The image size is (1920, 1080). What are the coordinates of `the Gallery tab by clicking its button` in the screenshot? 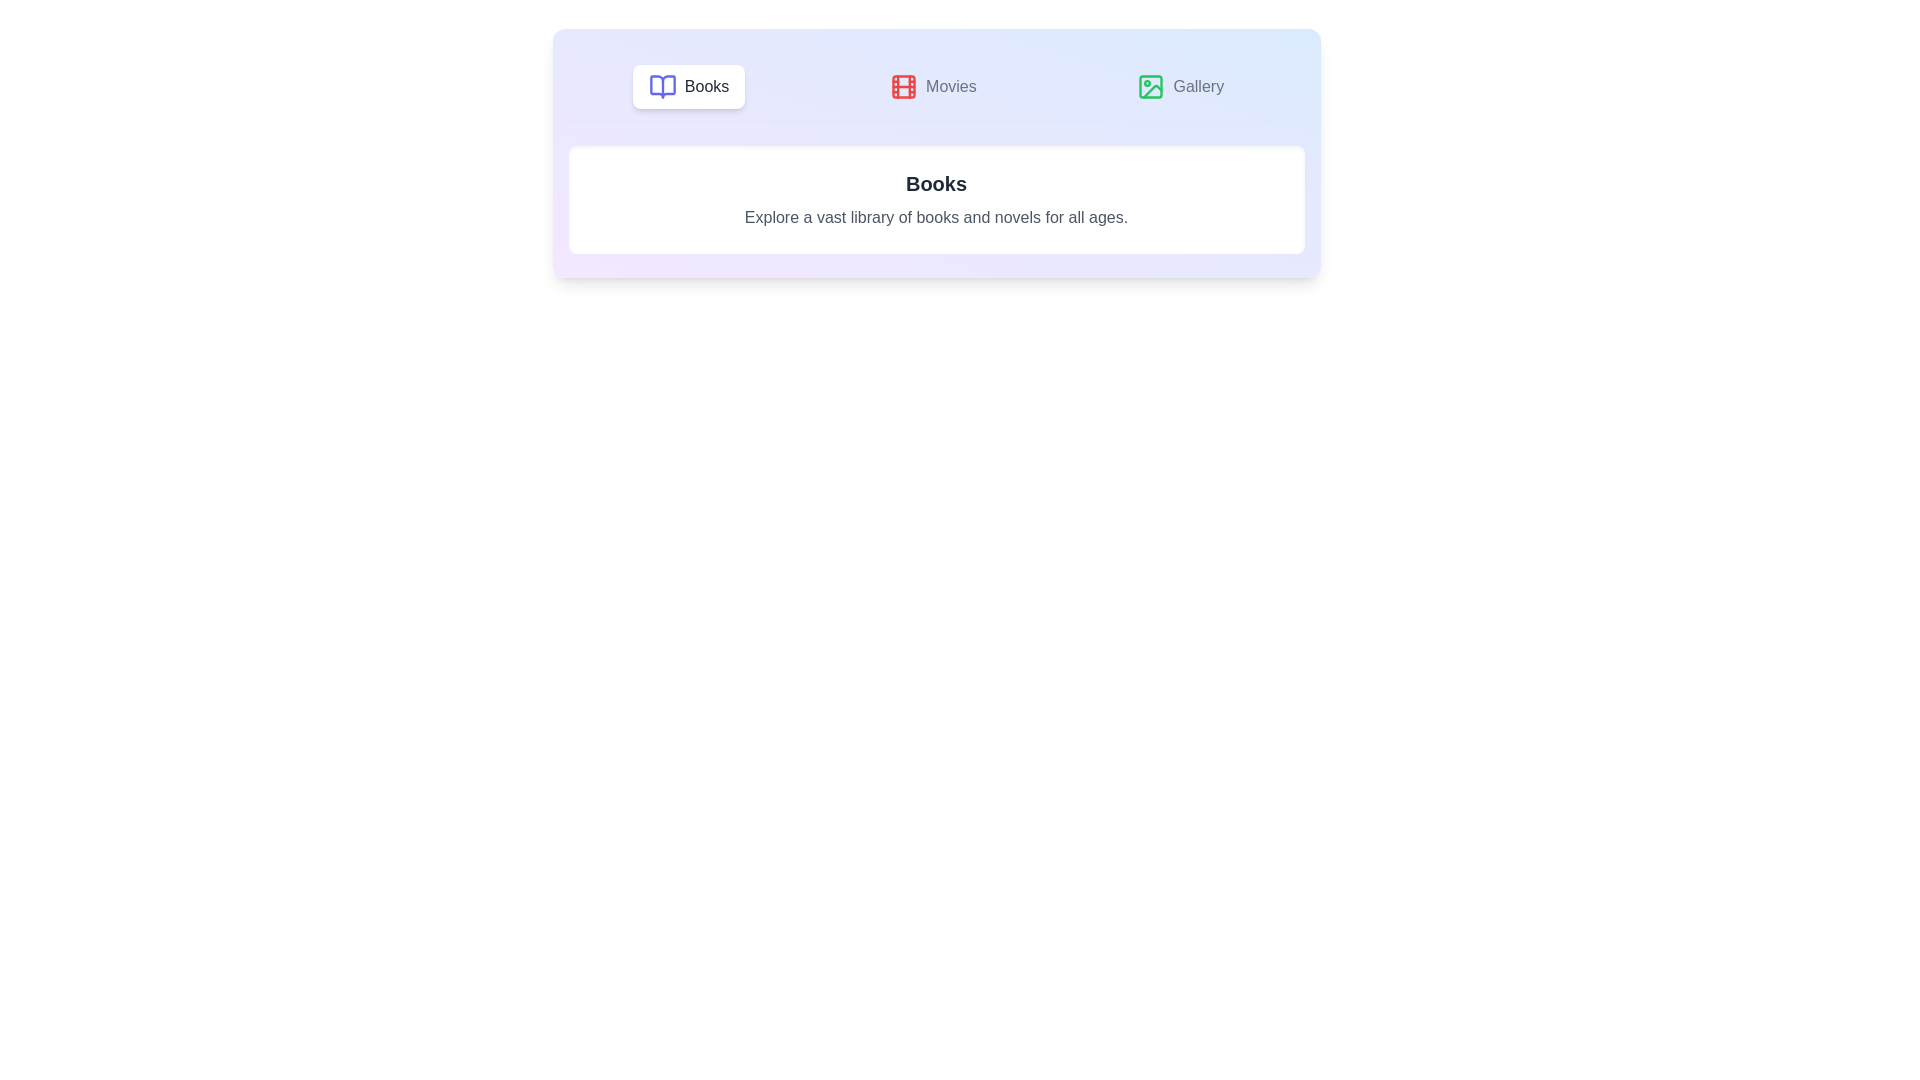 It's located at (1180, 86).